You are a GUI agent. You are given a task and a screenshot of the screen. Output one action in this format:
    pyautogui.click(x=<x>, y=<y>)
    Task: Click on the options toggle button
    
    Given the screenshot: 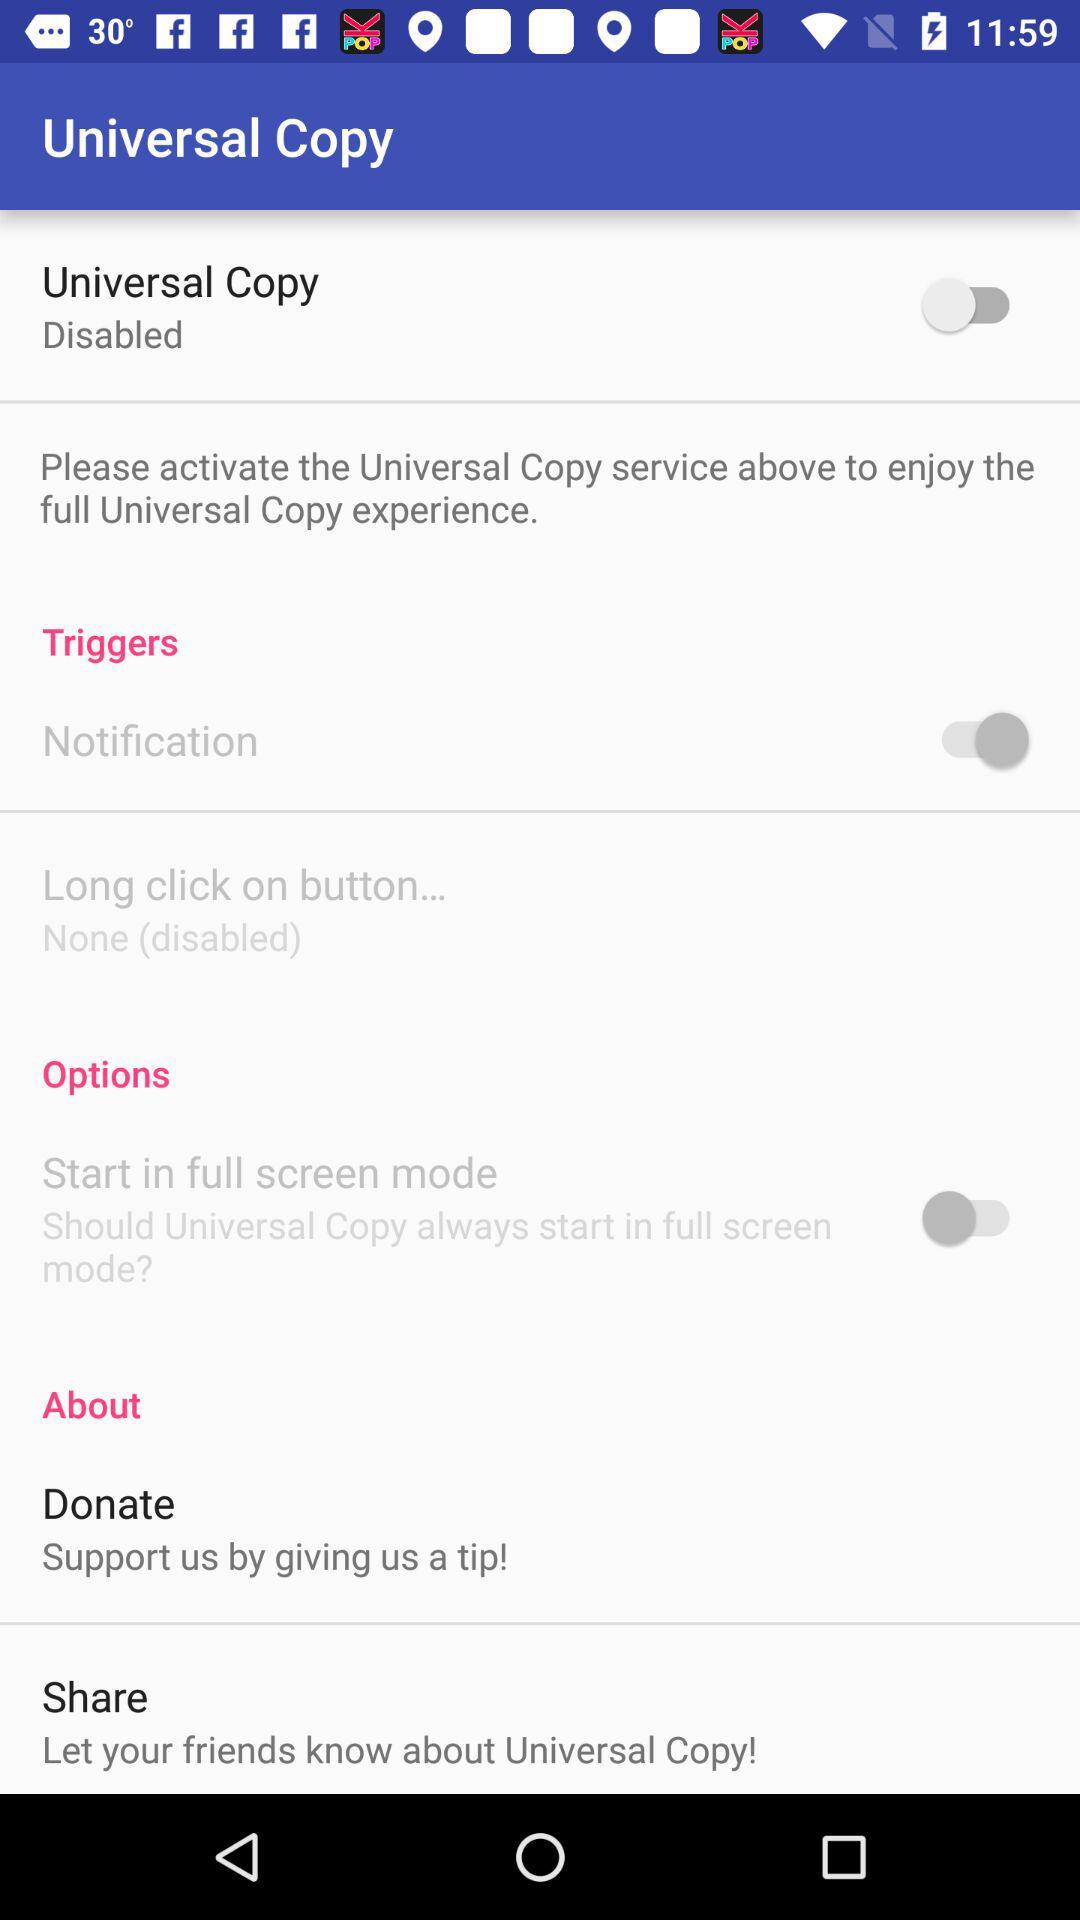 What is the action you would take?
    pyautogui.click(x=974, y=1216)
    